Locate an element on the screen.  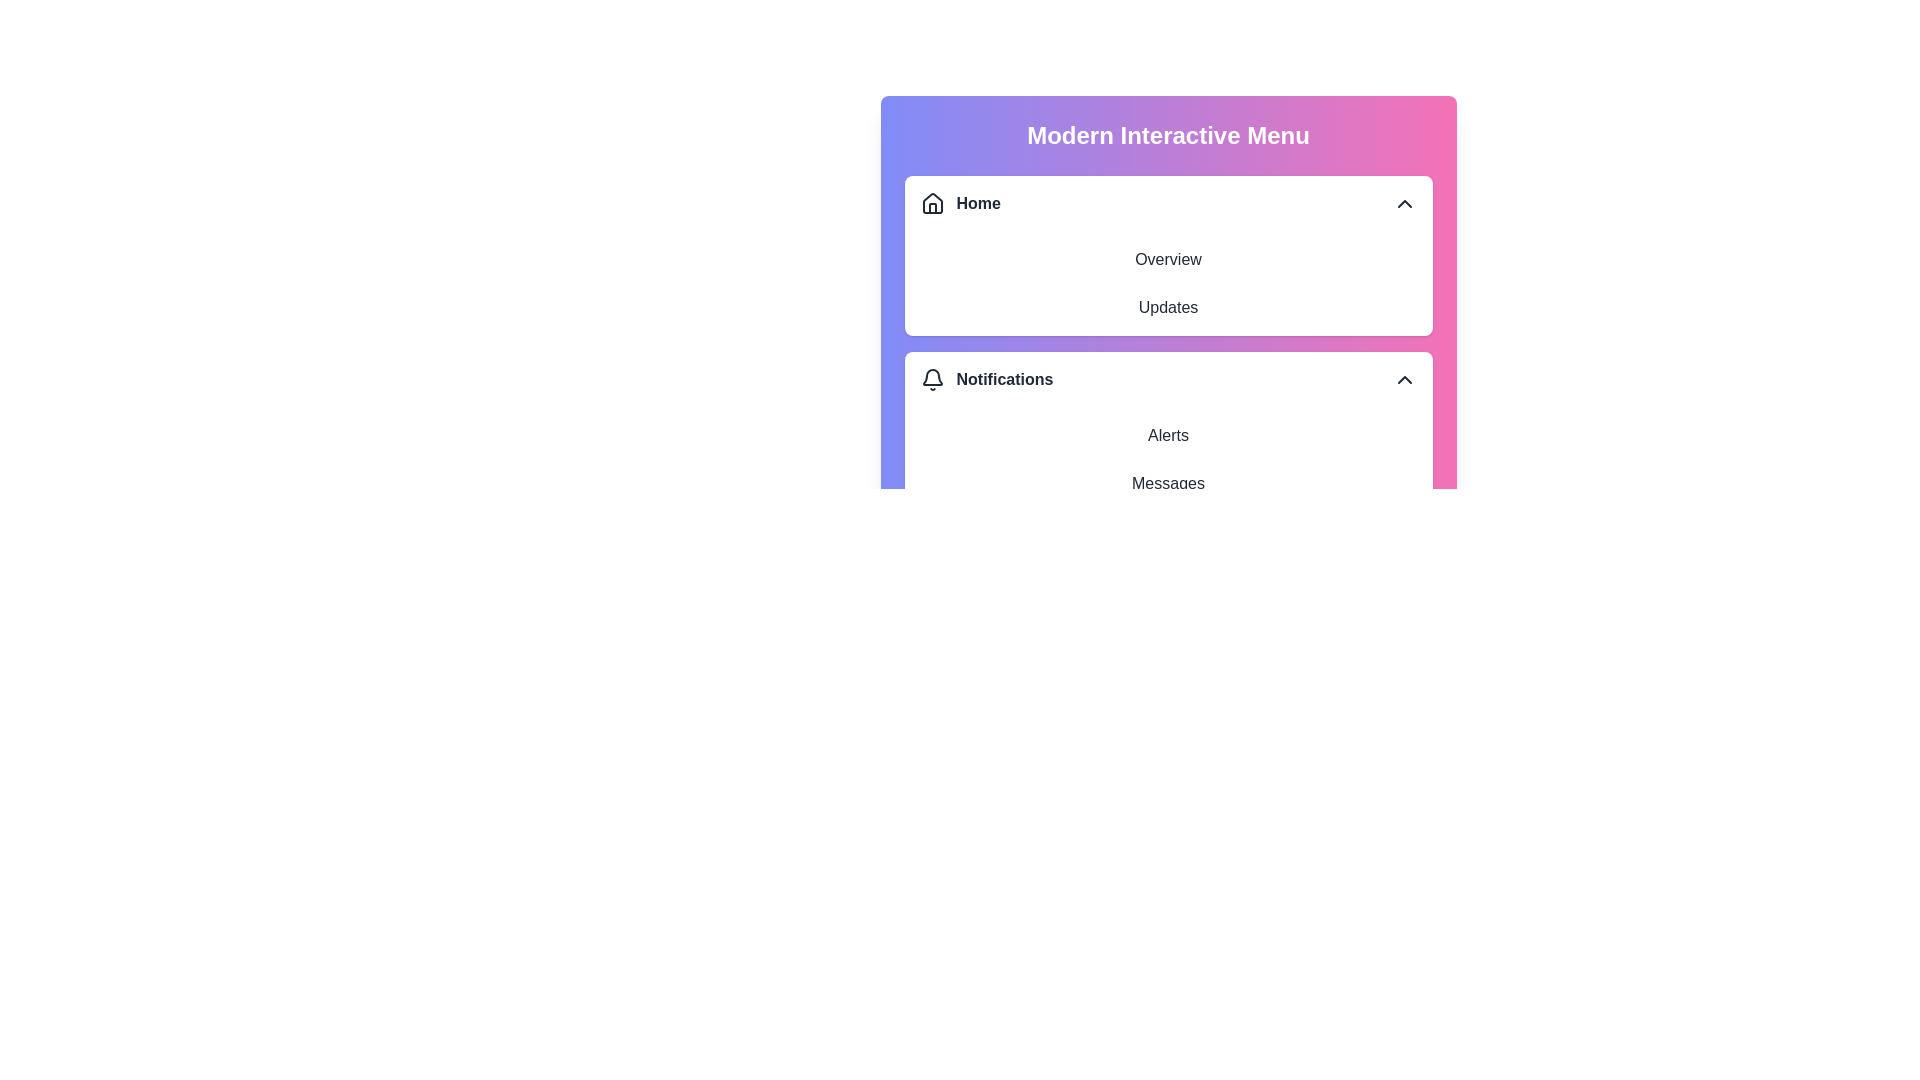
the toggle icon next to the Notifications section title is located at coordinates (1403, 380).